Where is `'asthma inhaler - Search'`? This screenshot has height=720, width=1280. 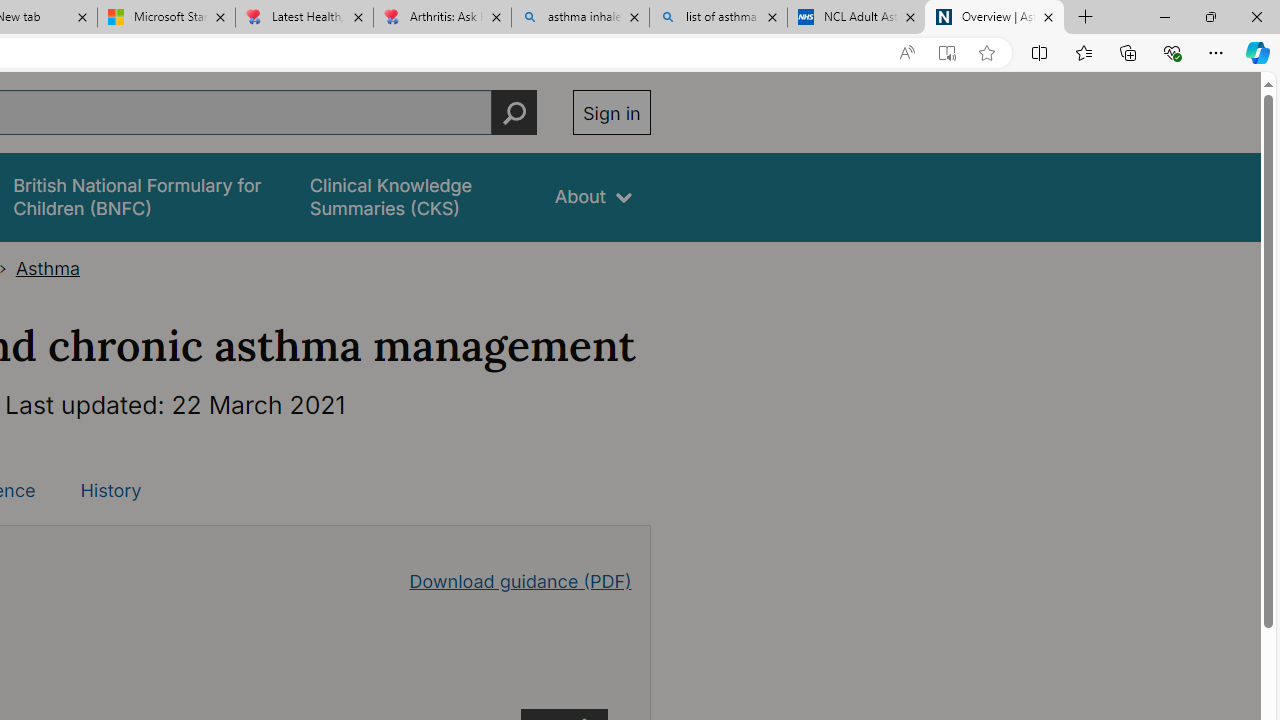
'asthma inhaler - Search' is located at coordinates (579, 17).